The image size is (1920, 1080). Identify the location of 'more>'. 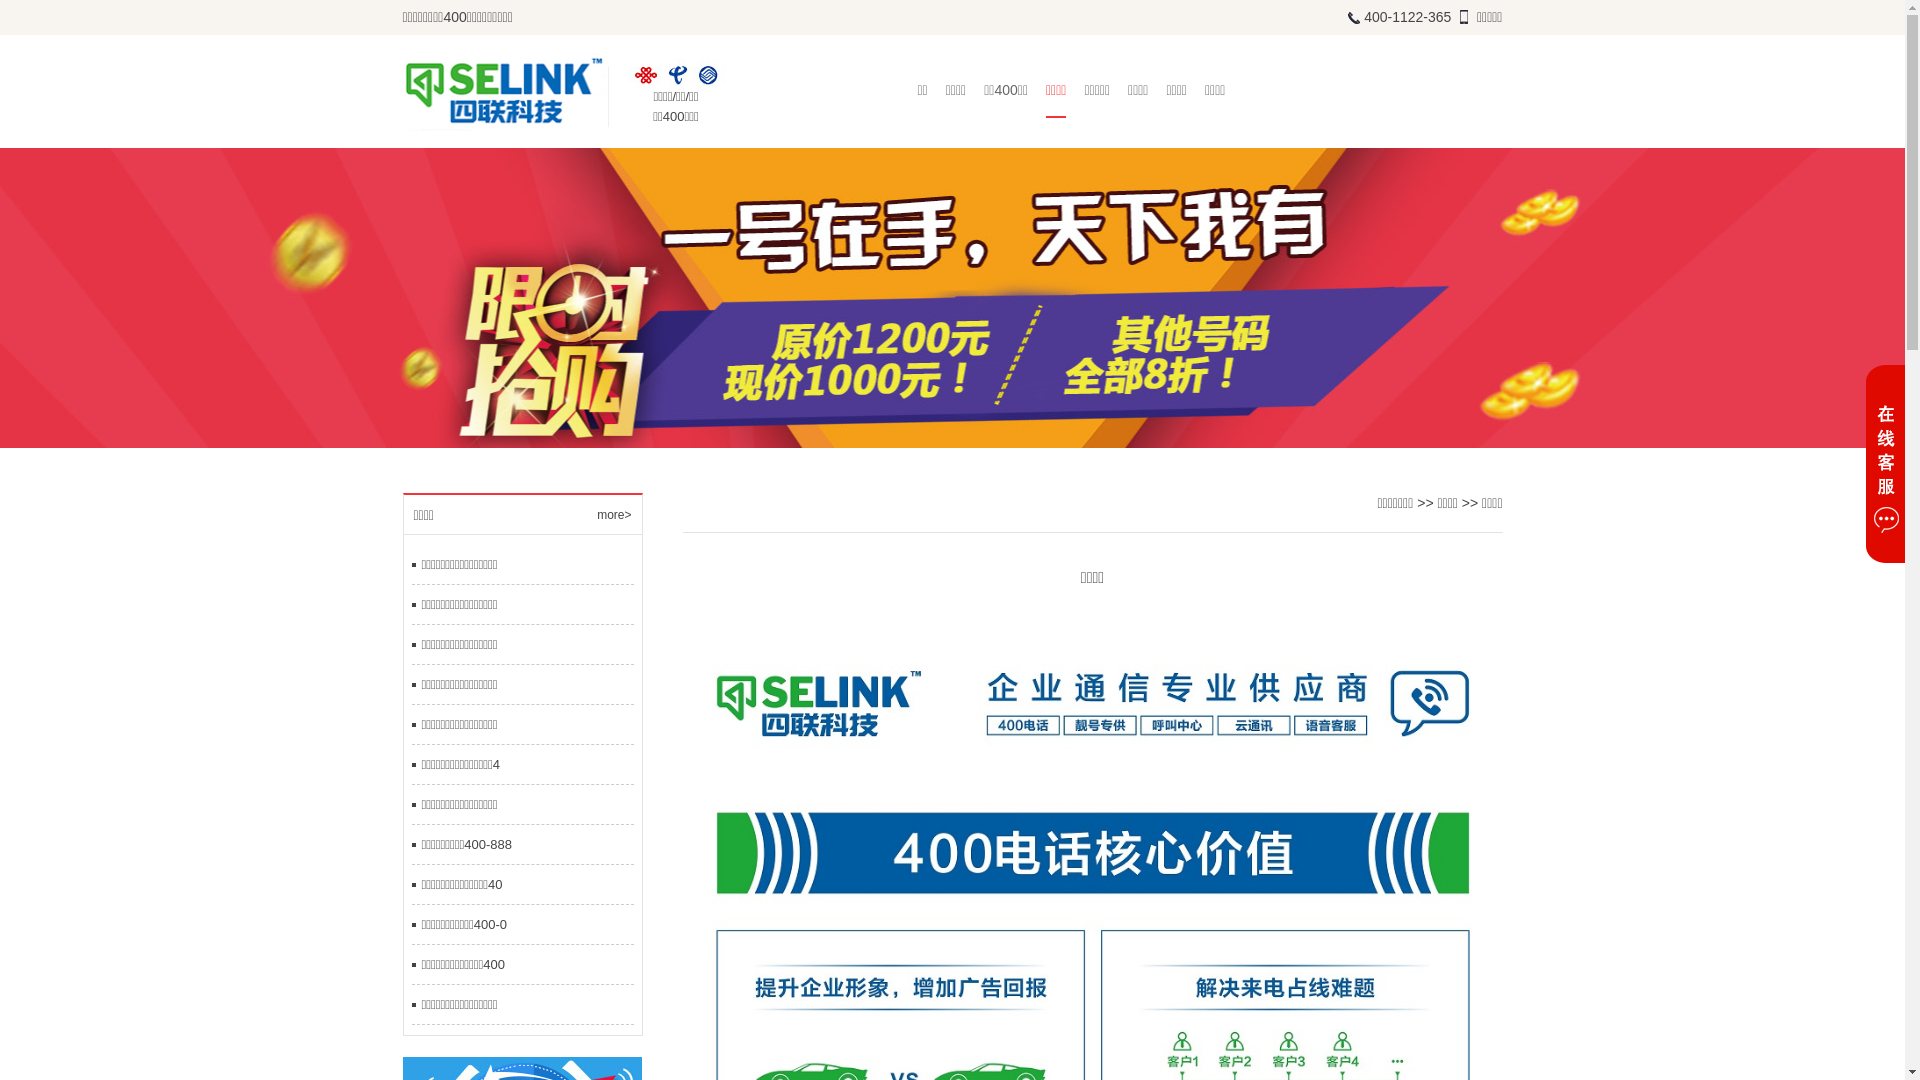
(595, 514).